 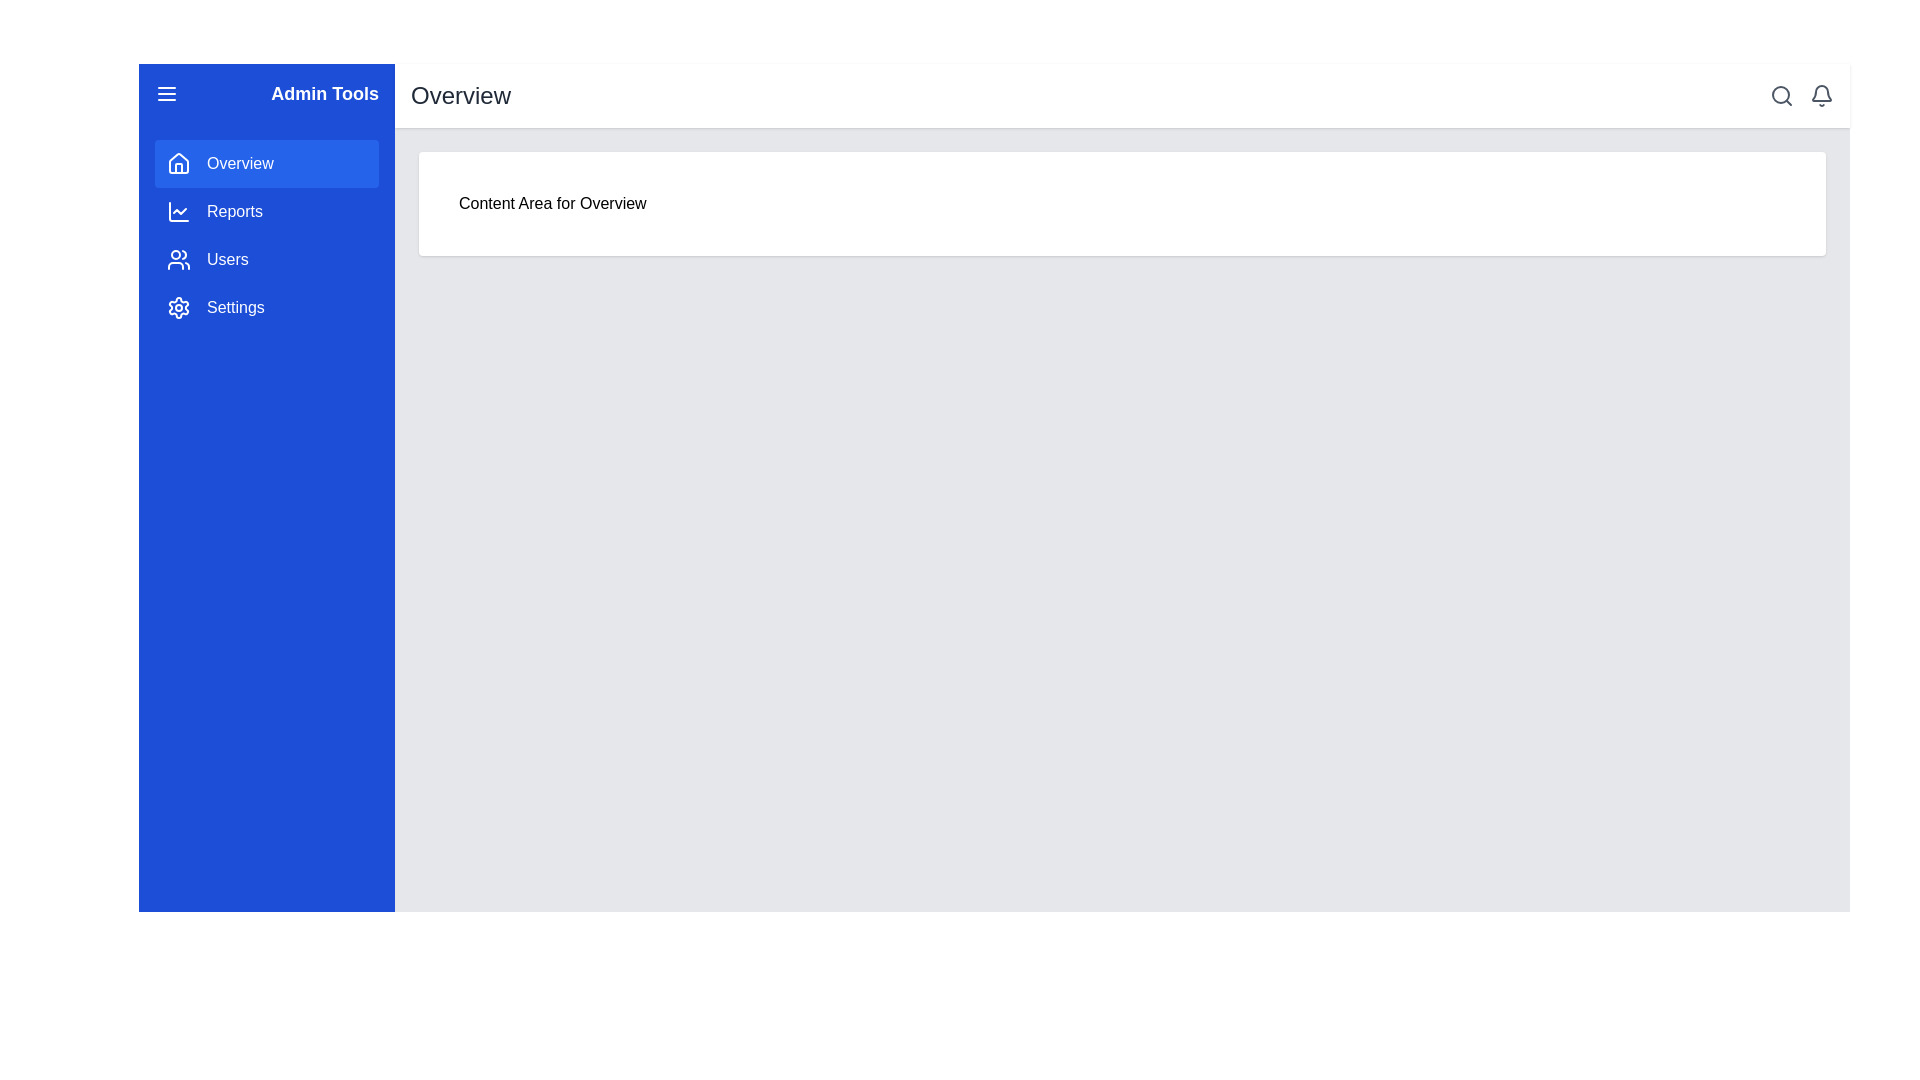 I want to click on the settings icon located in the blue sidebar menu, which is the fourth icon from the top, so click(x=178, y=308).